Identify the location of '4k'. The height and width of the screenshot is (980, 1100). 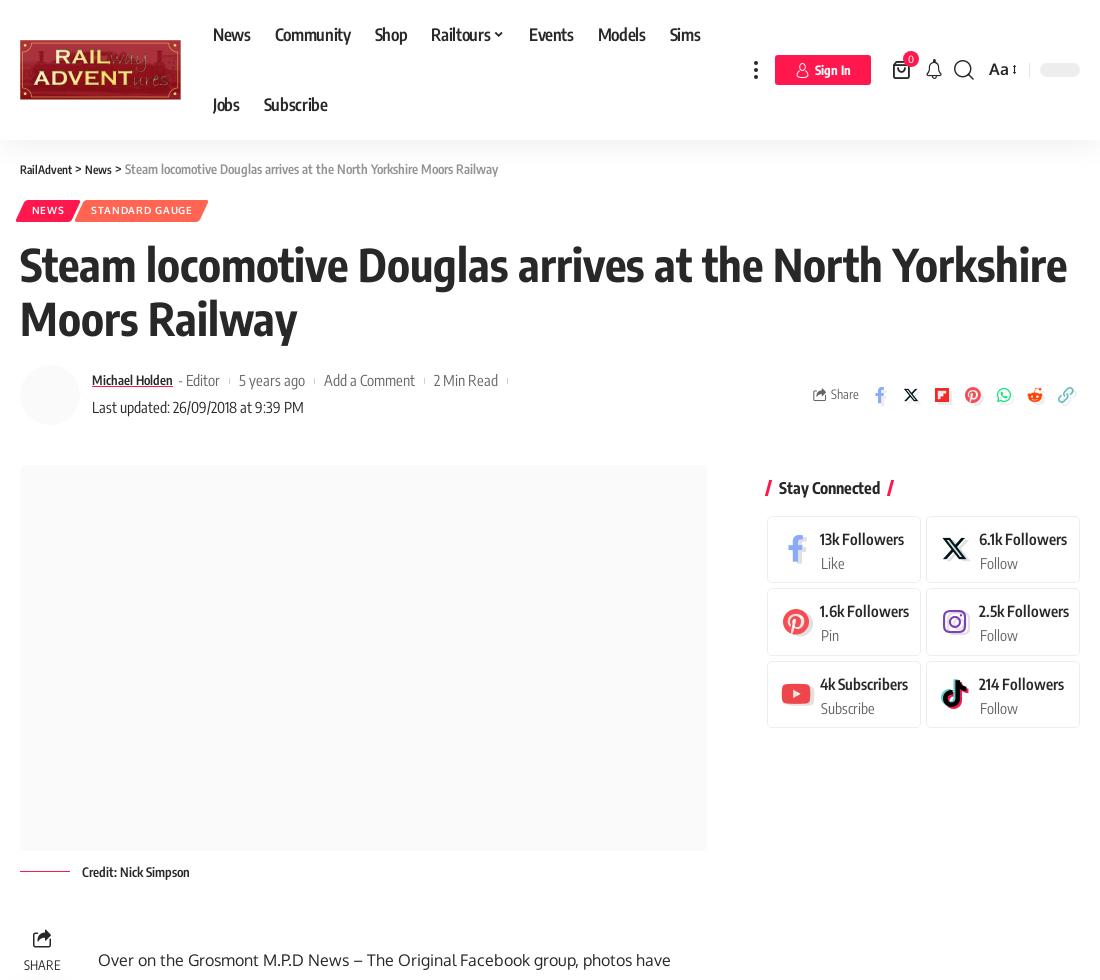
(826, 676).